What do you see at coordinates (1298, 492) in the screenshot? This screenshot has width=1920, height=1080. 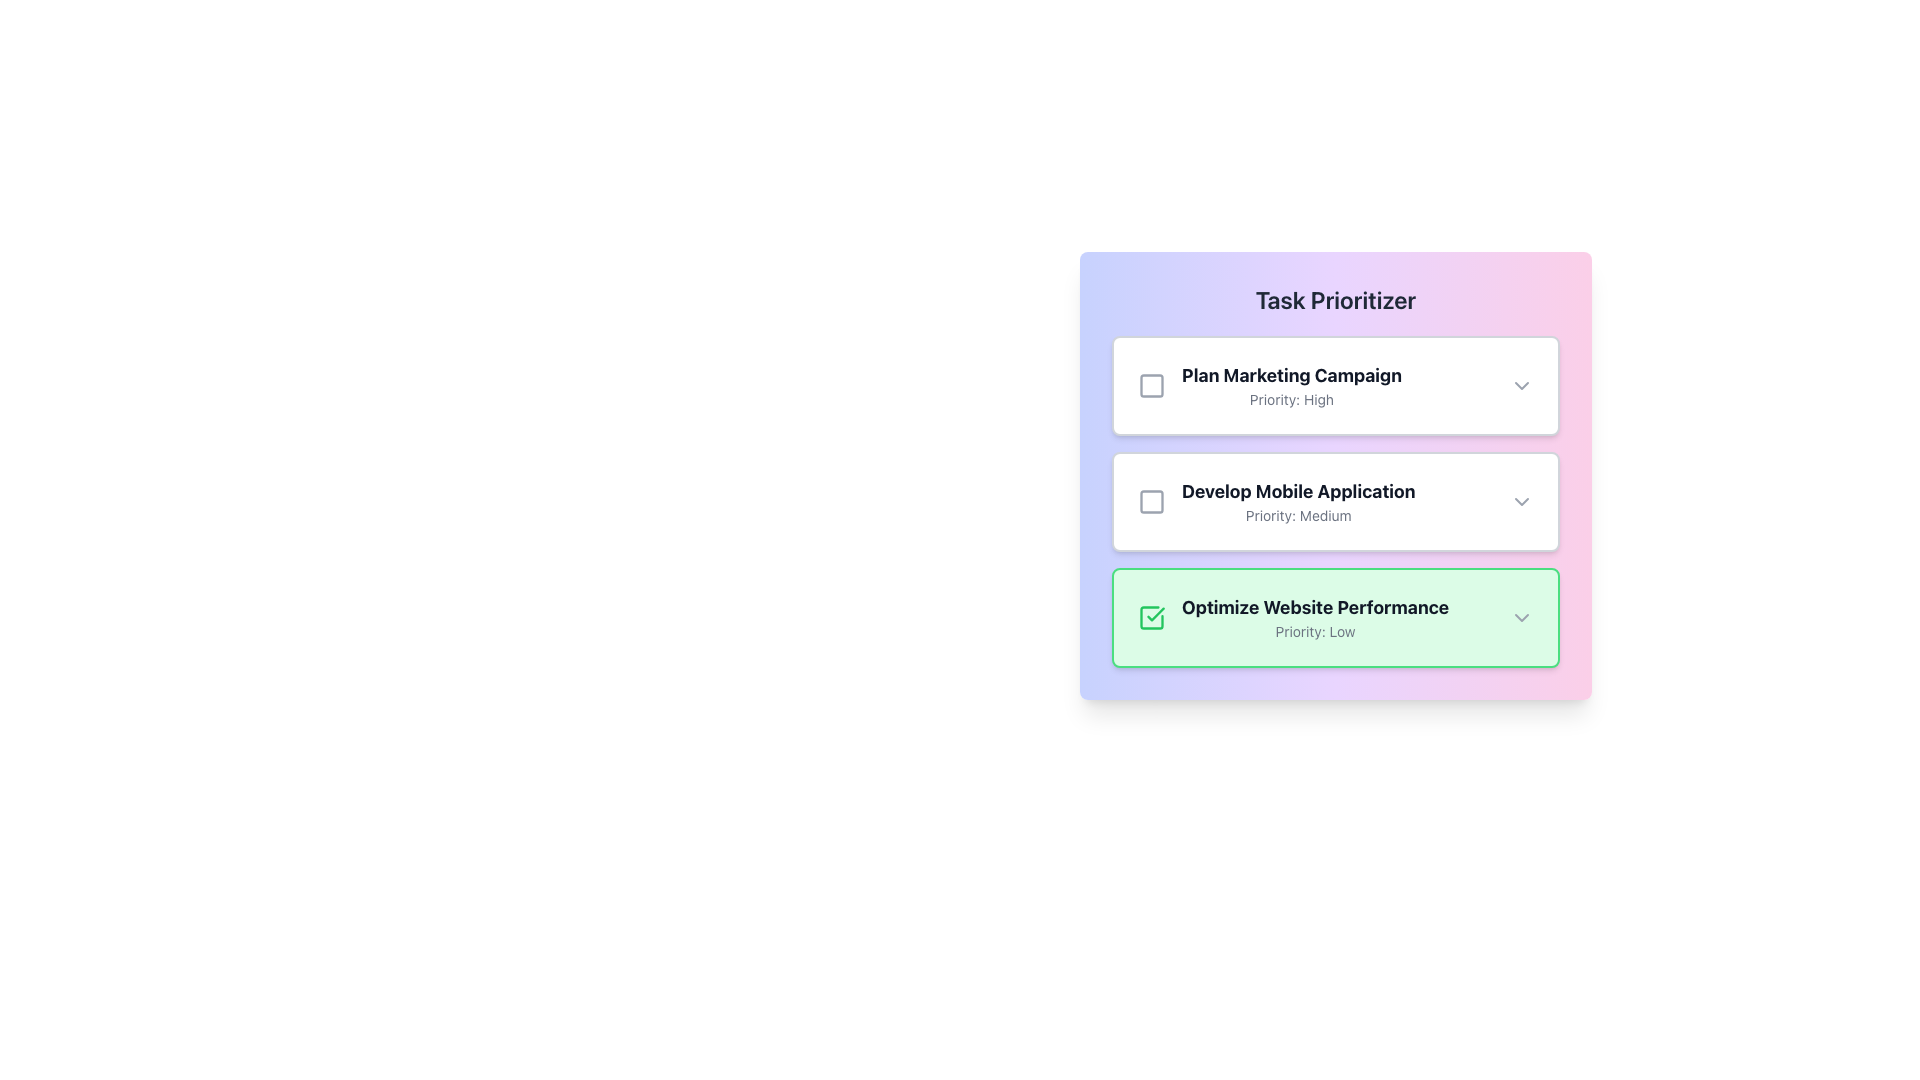 I see `the label that serves as the title of the second task in the task prioritization interface, positioned above 'Priority: Medium' and below 'Plan Marketing Campaign'` at bounding box center [1298, 492].